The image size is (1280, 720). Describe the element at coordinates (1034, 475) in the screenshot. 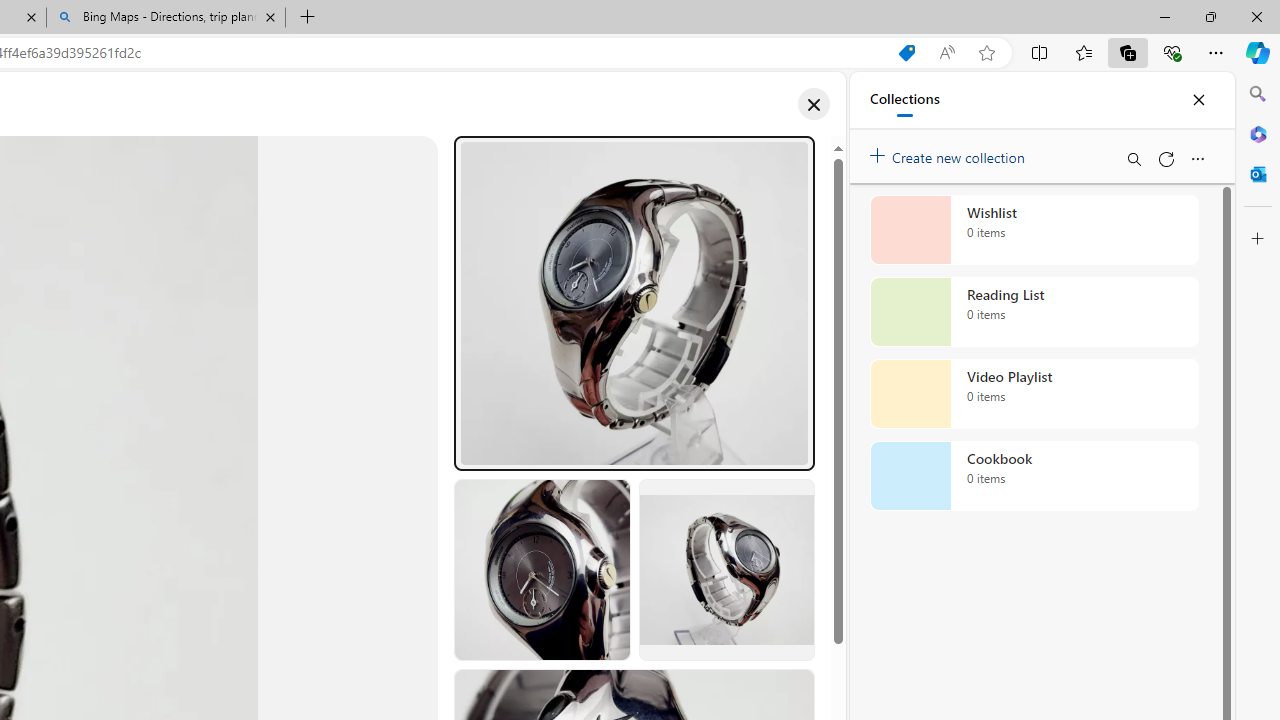

I see `'Cookbook collection, 0 items'` at that location.